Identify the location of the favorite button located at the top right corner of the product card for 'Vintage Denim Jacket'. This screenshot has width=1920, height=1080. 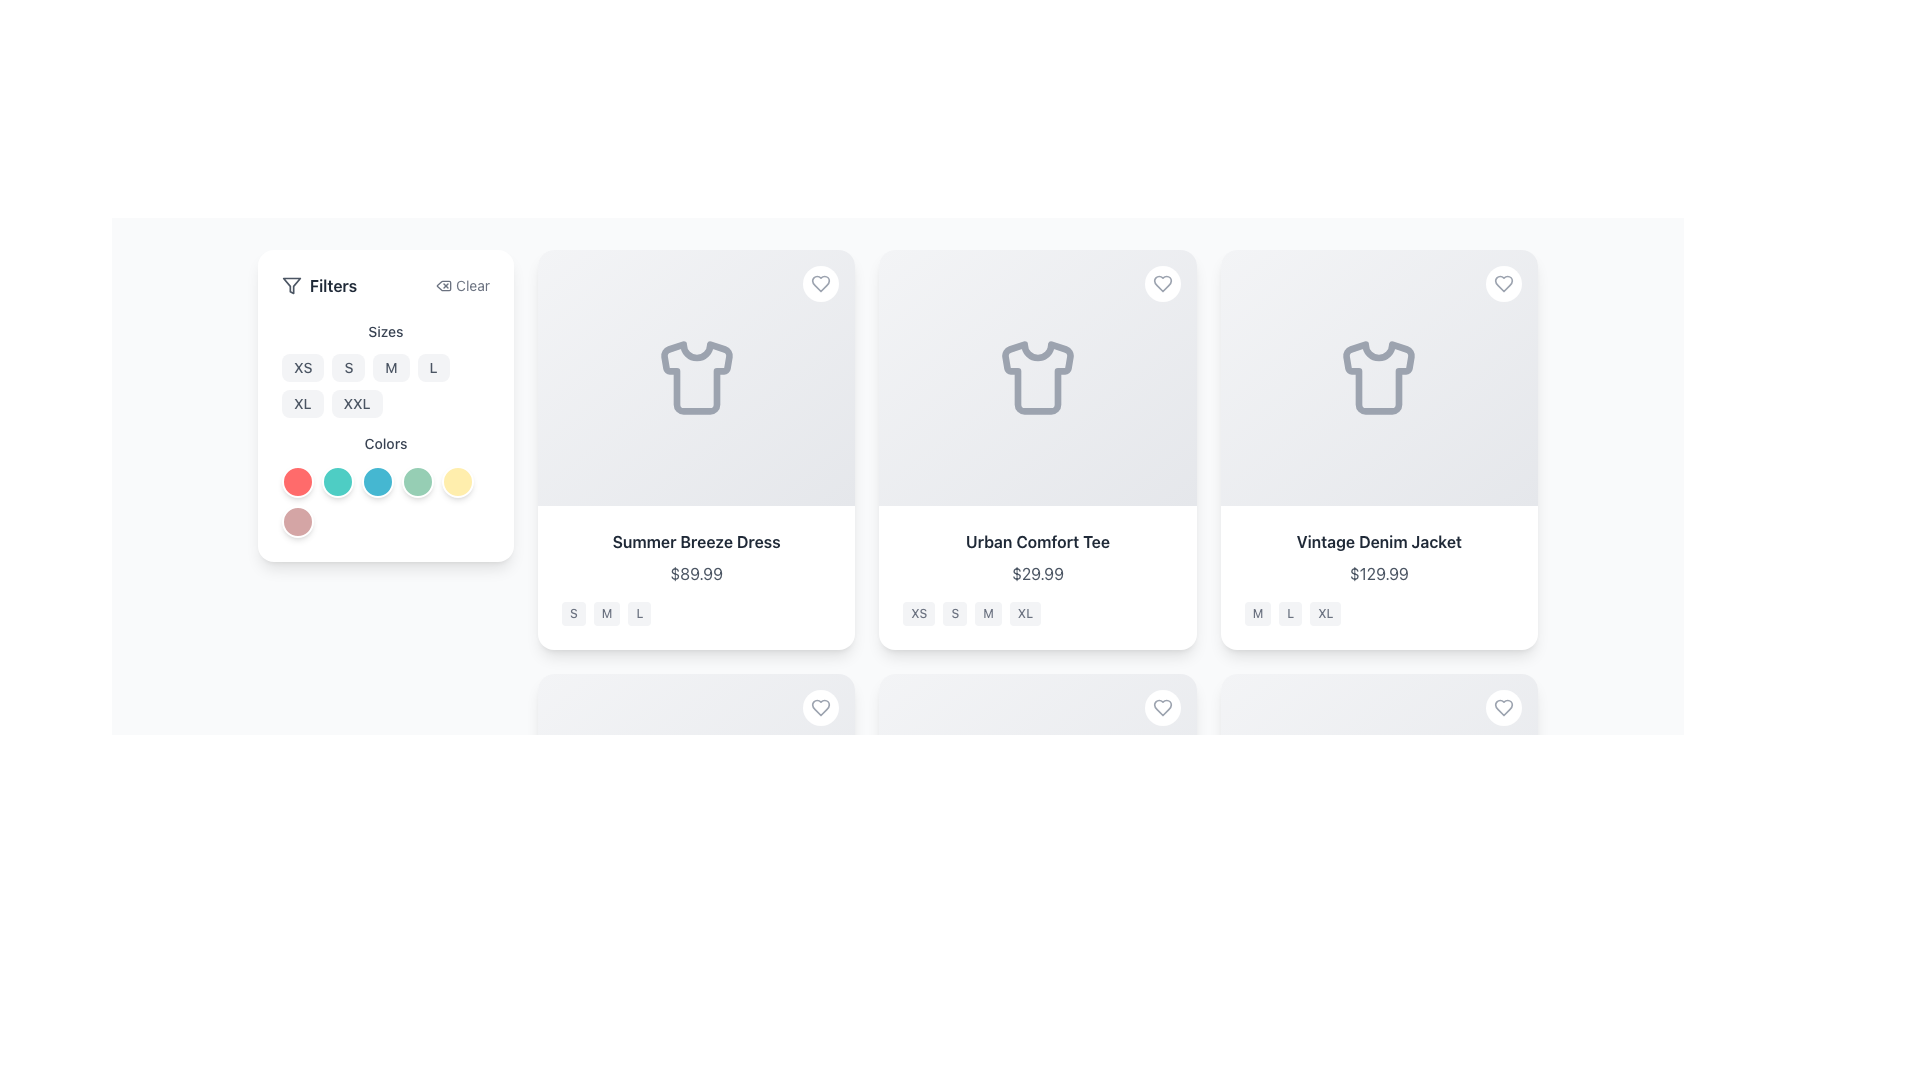
(1503, 707).